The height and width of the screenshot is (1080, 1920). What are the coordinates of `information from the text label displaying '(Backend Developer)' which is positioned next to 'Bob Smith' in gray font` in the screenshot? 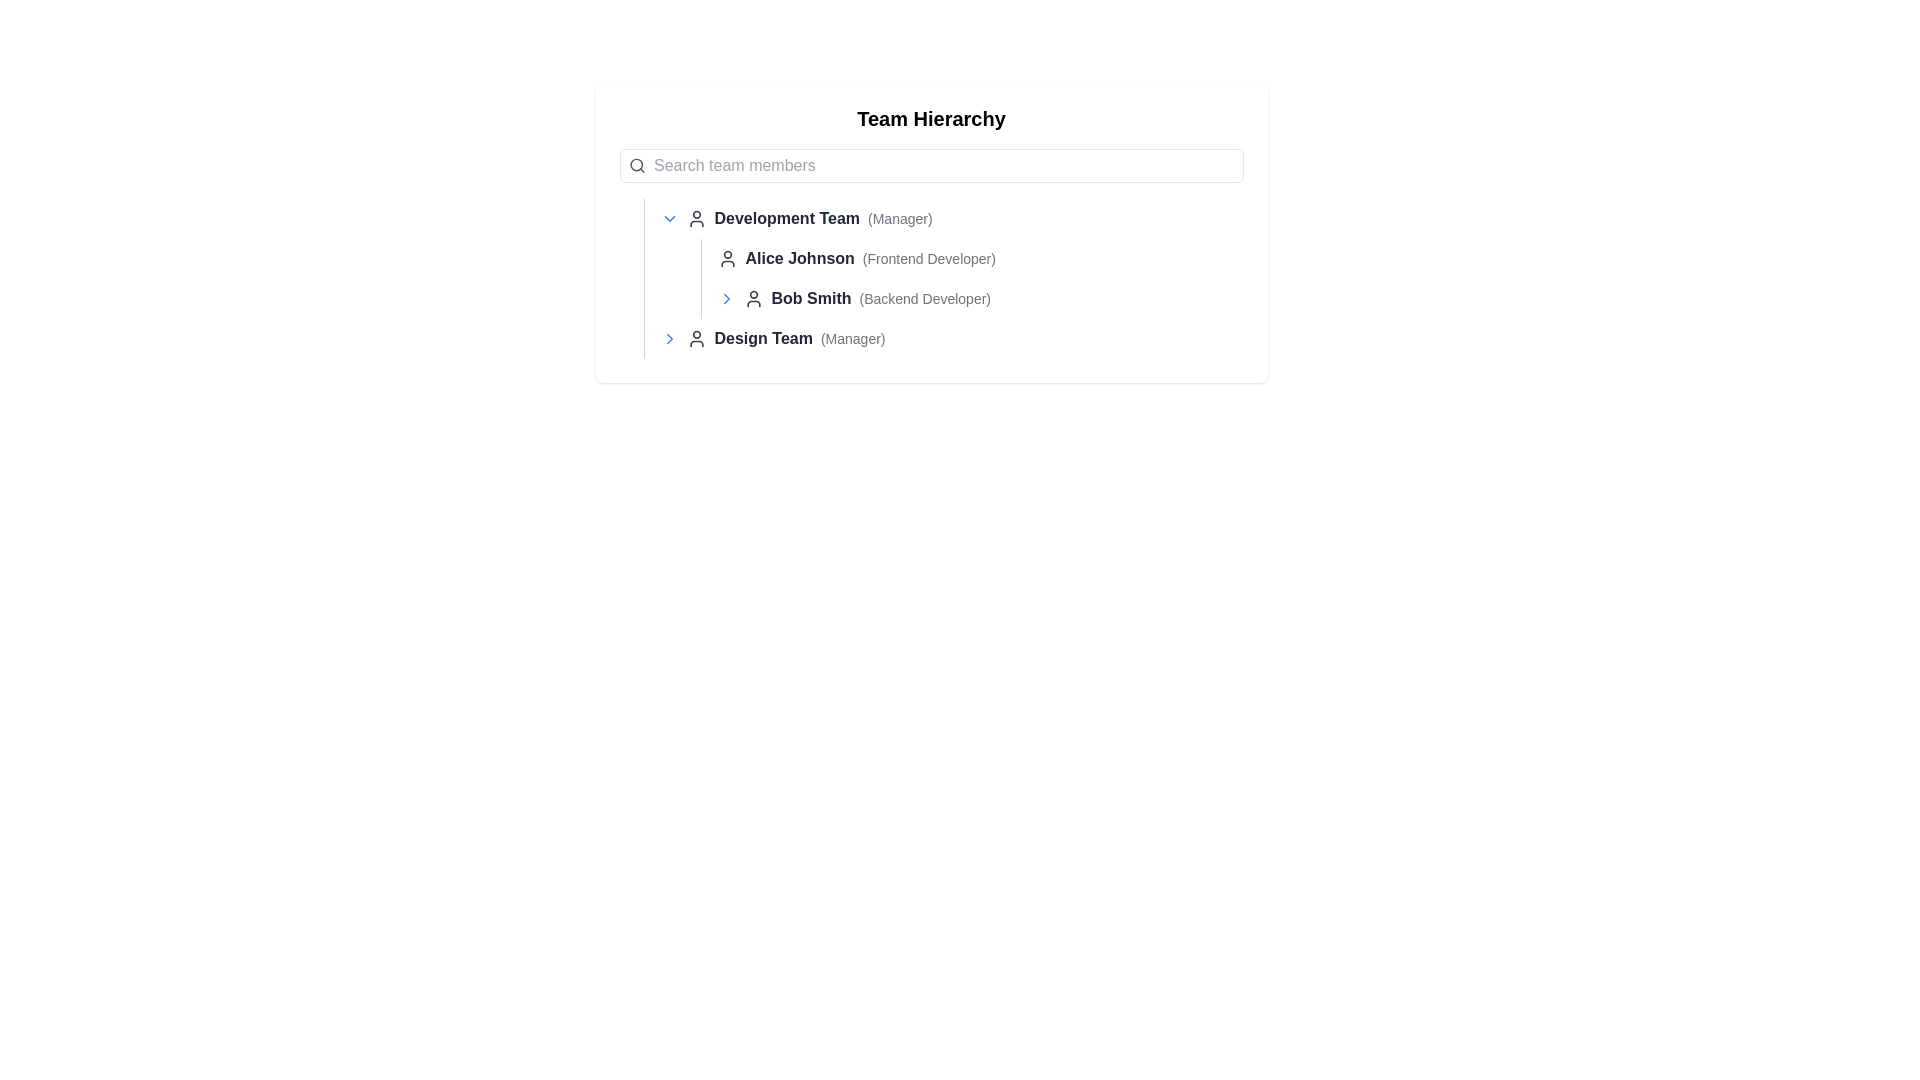 It's located at (924, 299).